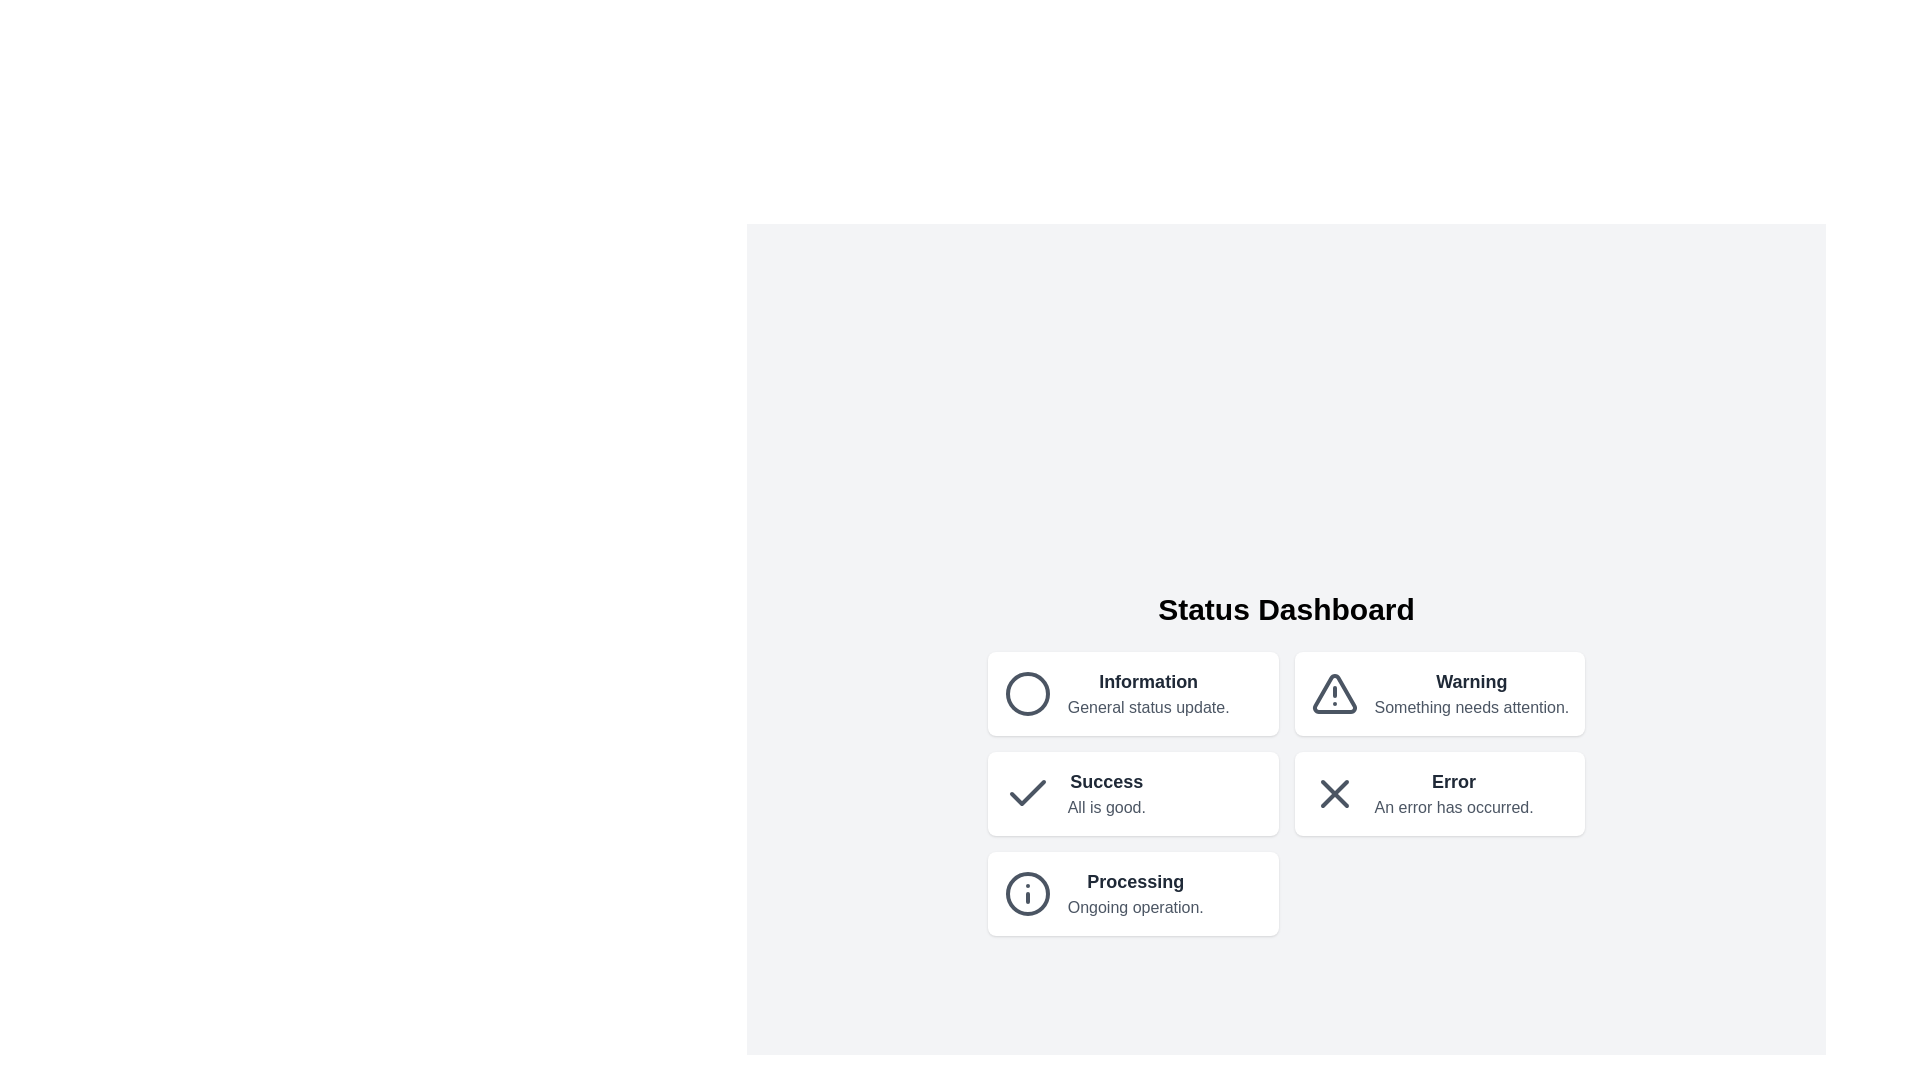  Describe the element at coordinates (1105, 793) in the screenshot. I see `the text label that indicates a successful operation, located in the second row, first column of the grid layout` at that location.